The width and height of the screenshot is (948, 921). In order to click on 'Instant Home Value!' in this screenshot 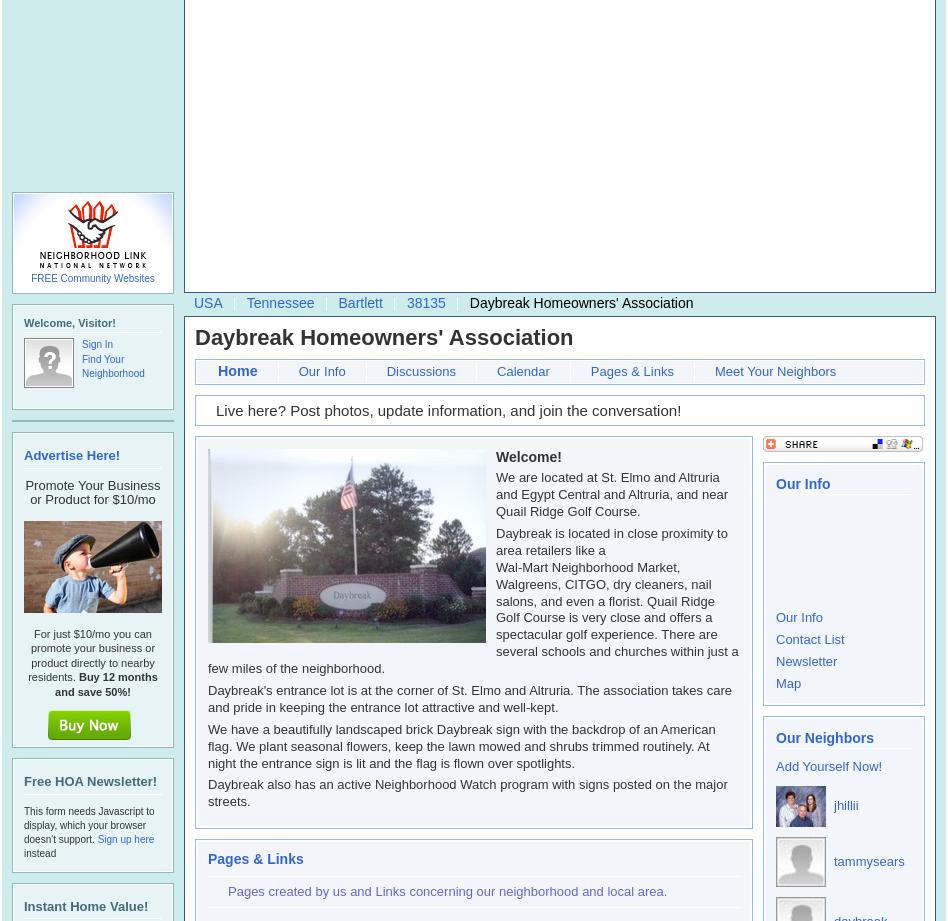, I will do `click(85, 904)`.